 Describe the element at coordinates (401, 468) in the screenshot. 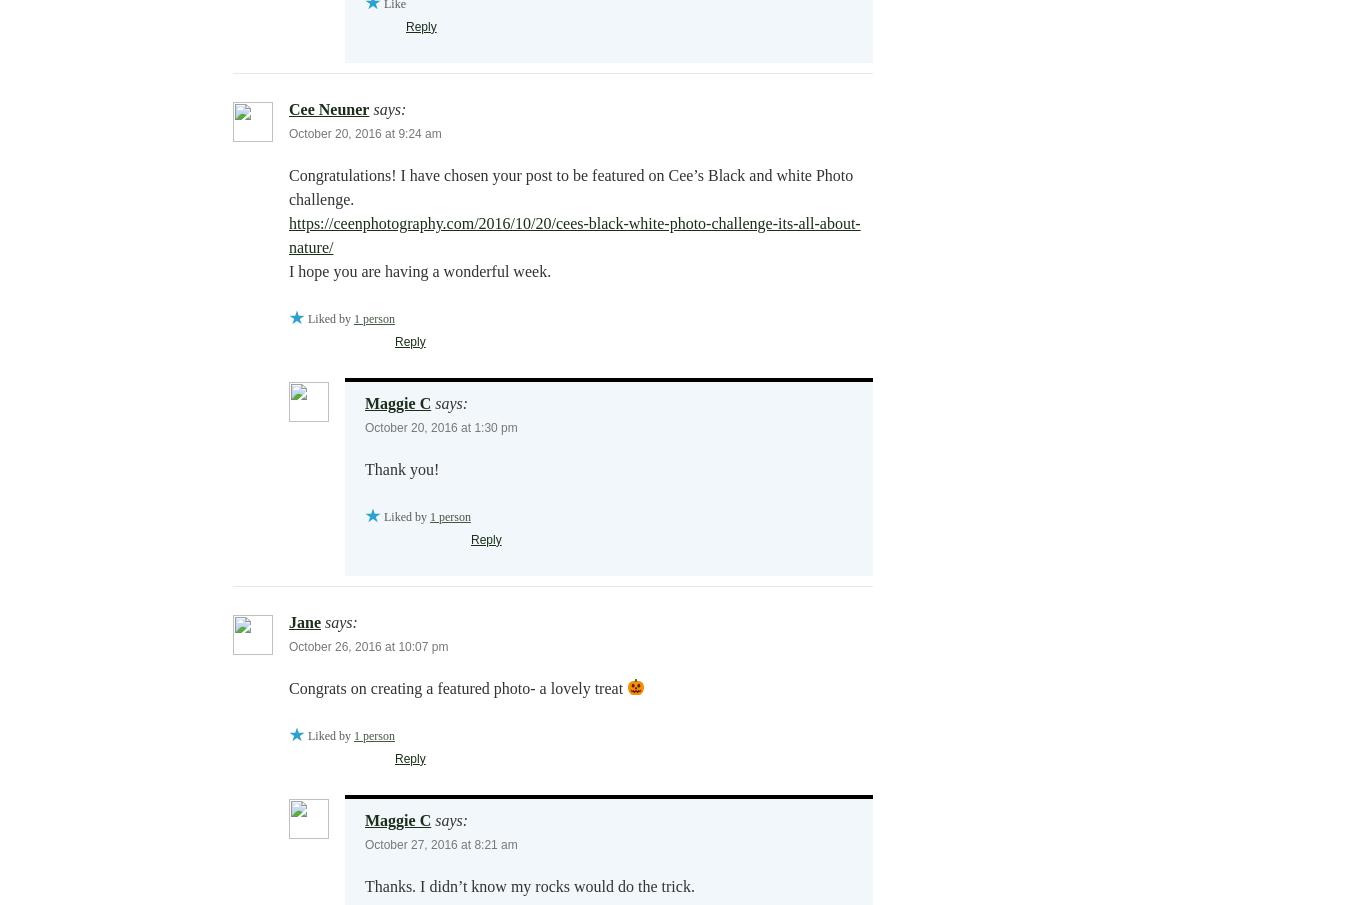

I see `'Thank you!'` at that location.